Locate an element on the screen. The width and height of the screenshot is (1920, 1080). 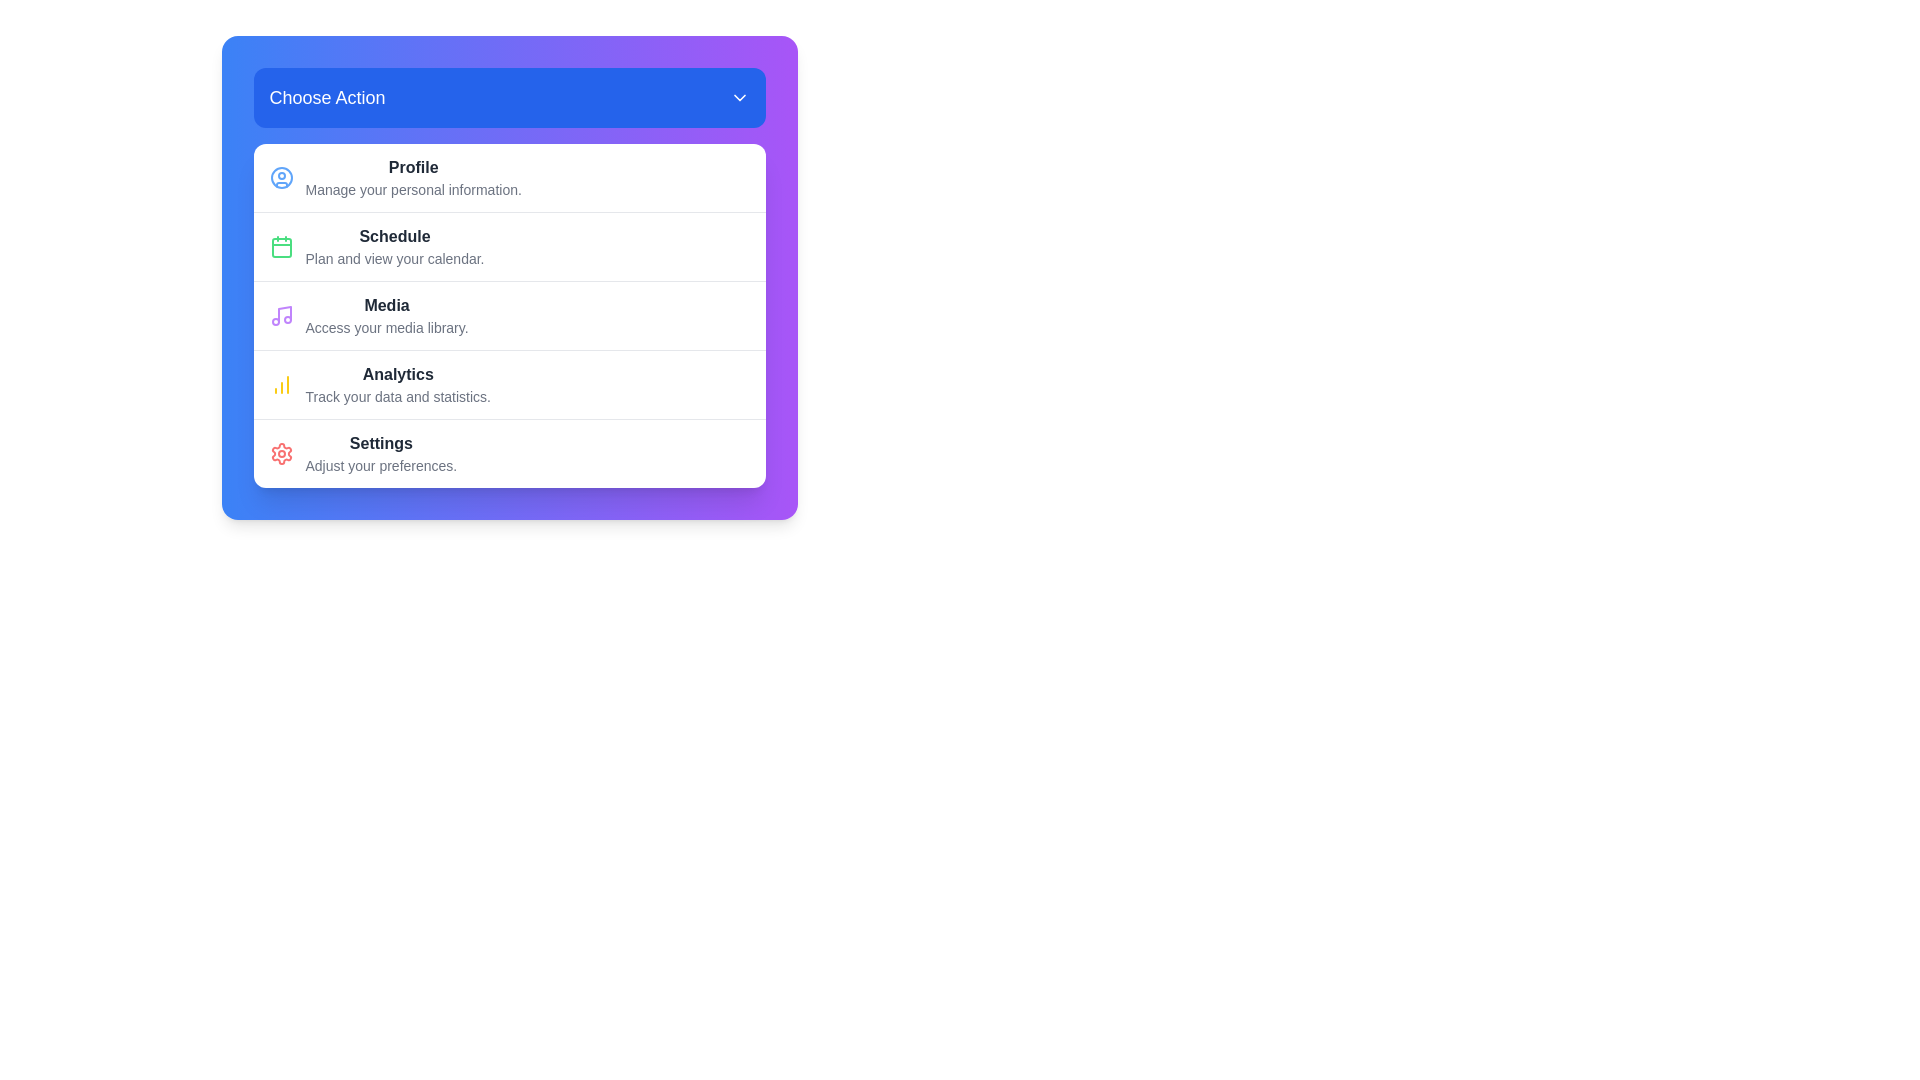
the Dropdown Button, which is the first interactive component in its section is located at coordinates (509, 97).